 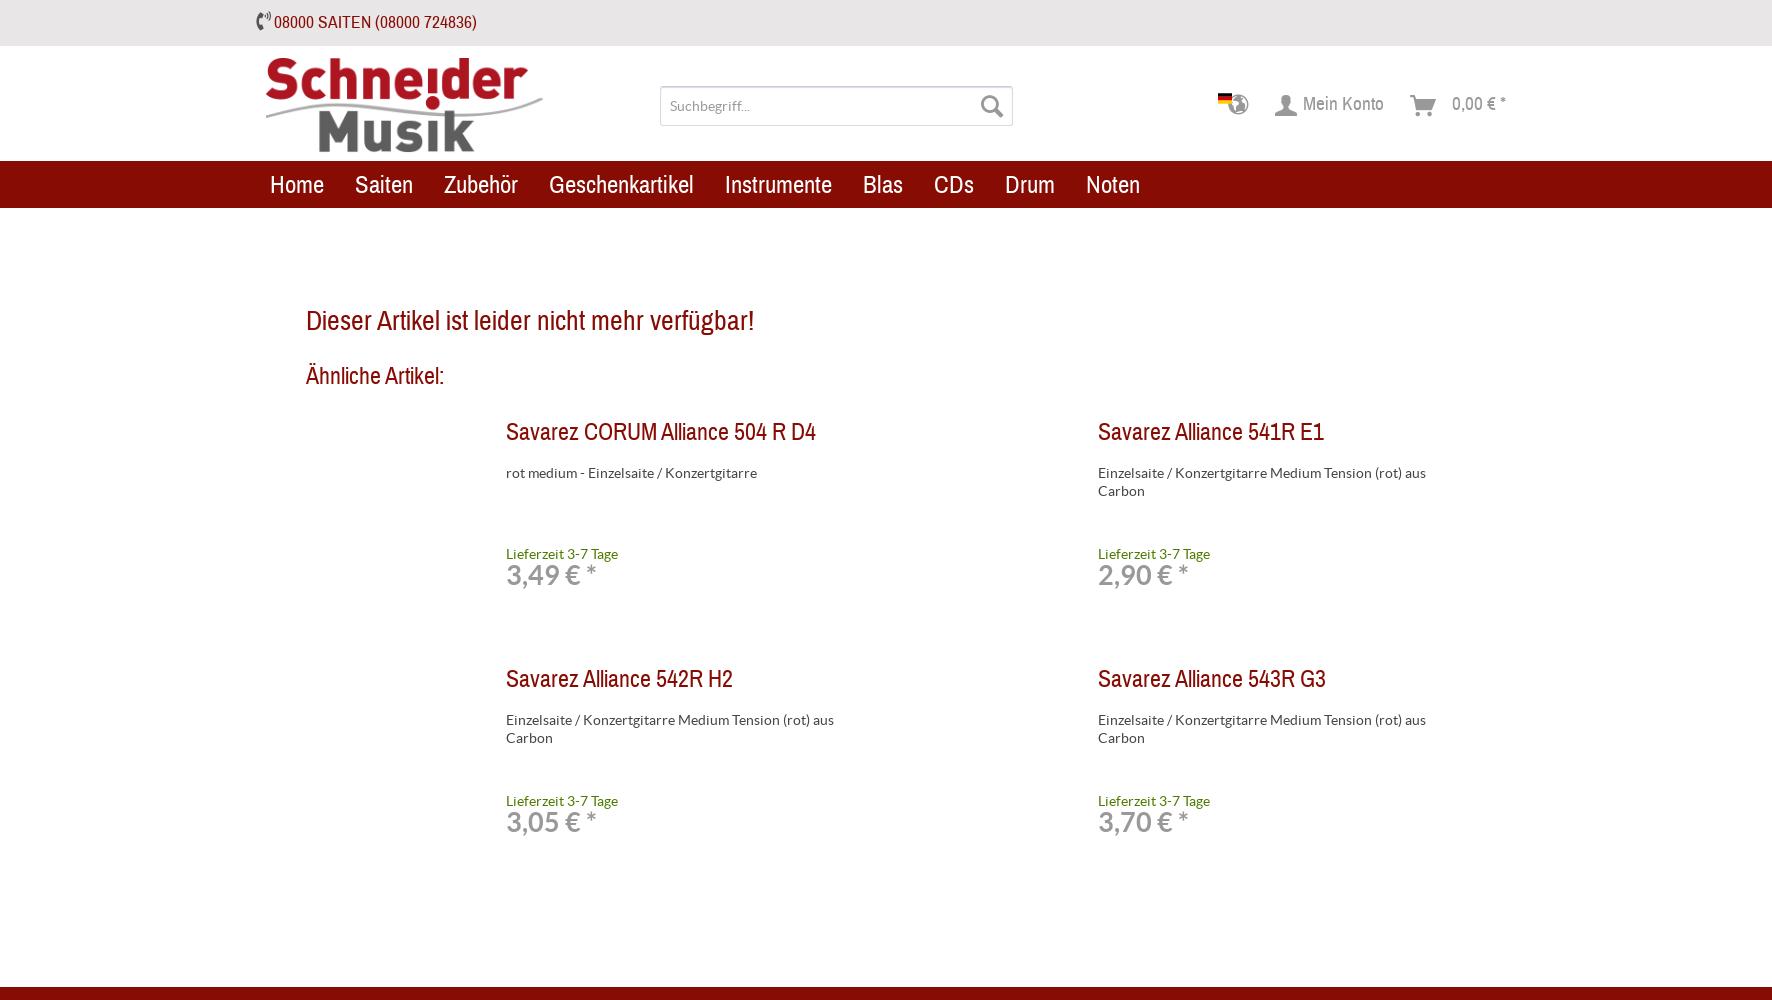 I want to click on 'Drum', so click(x=1005, y=183).